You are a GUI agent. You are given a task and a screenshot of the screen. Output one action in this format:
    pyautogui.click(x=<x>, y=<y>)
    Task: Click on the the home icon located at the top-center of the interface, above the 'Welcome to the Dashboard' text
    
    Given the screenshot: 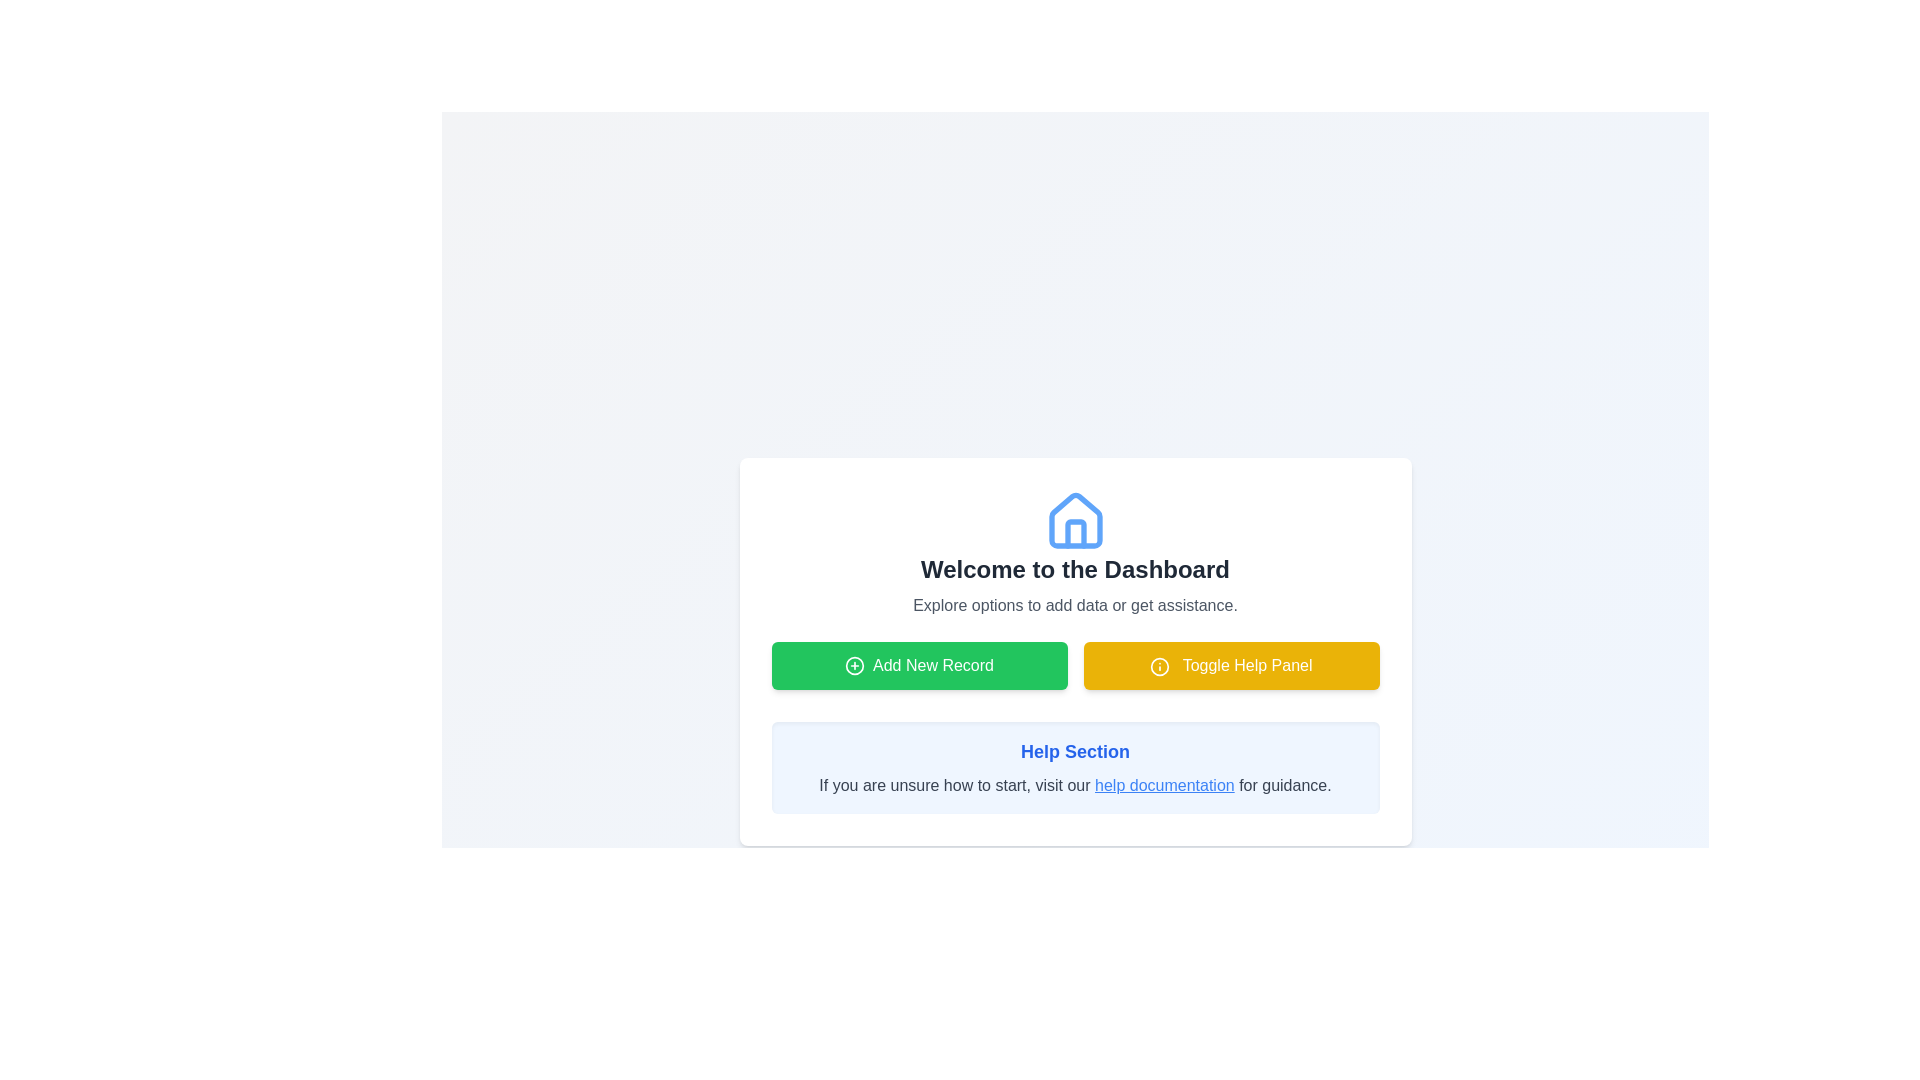 What is the action you would take?
    pyautogui.click(x=1074, y=519)
    